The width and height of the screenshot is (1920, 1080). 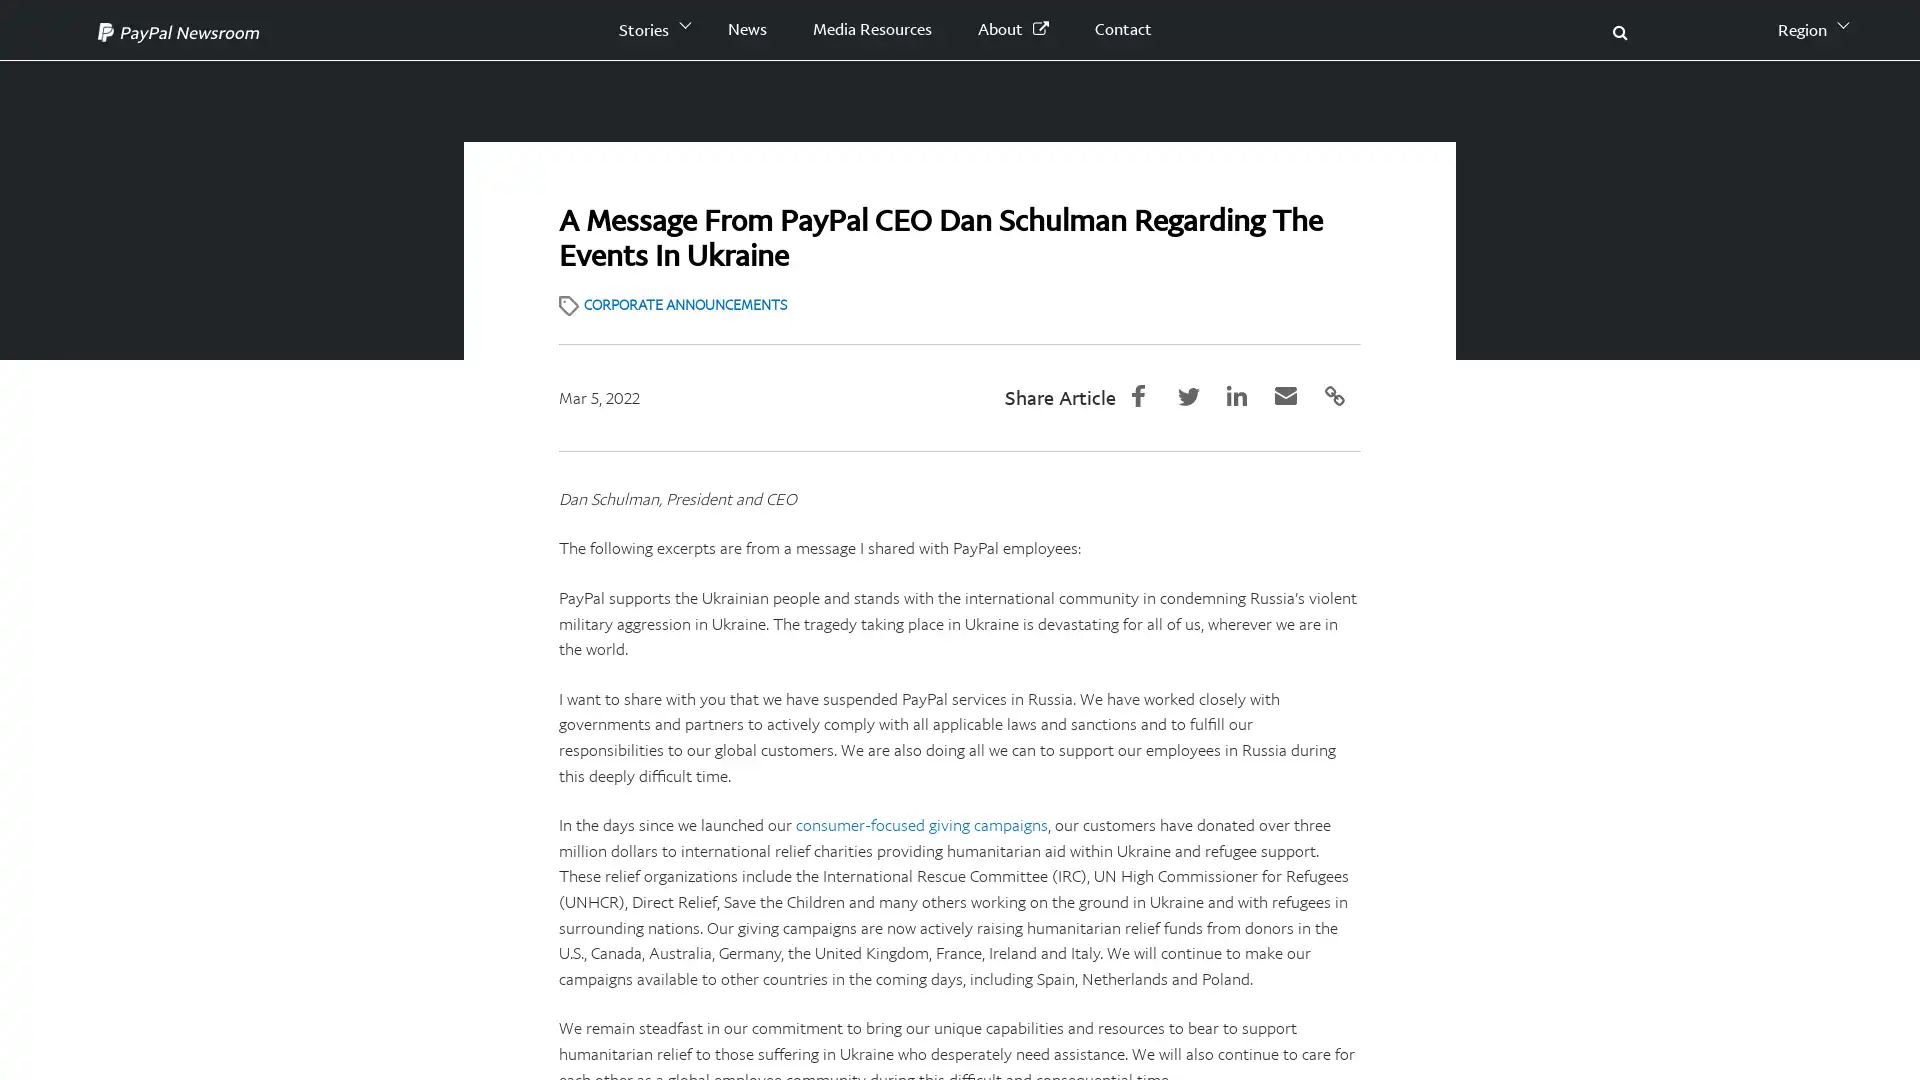 I want to click on Share to Twitter, so click(x=1200, y=394).